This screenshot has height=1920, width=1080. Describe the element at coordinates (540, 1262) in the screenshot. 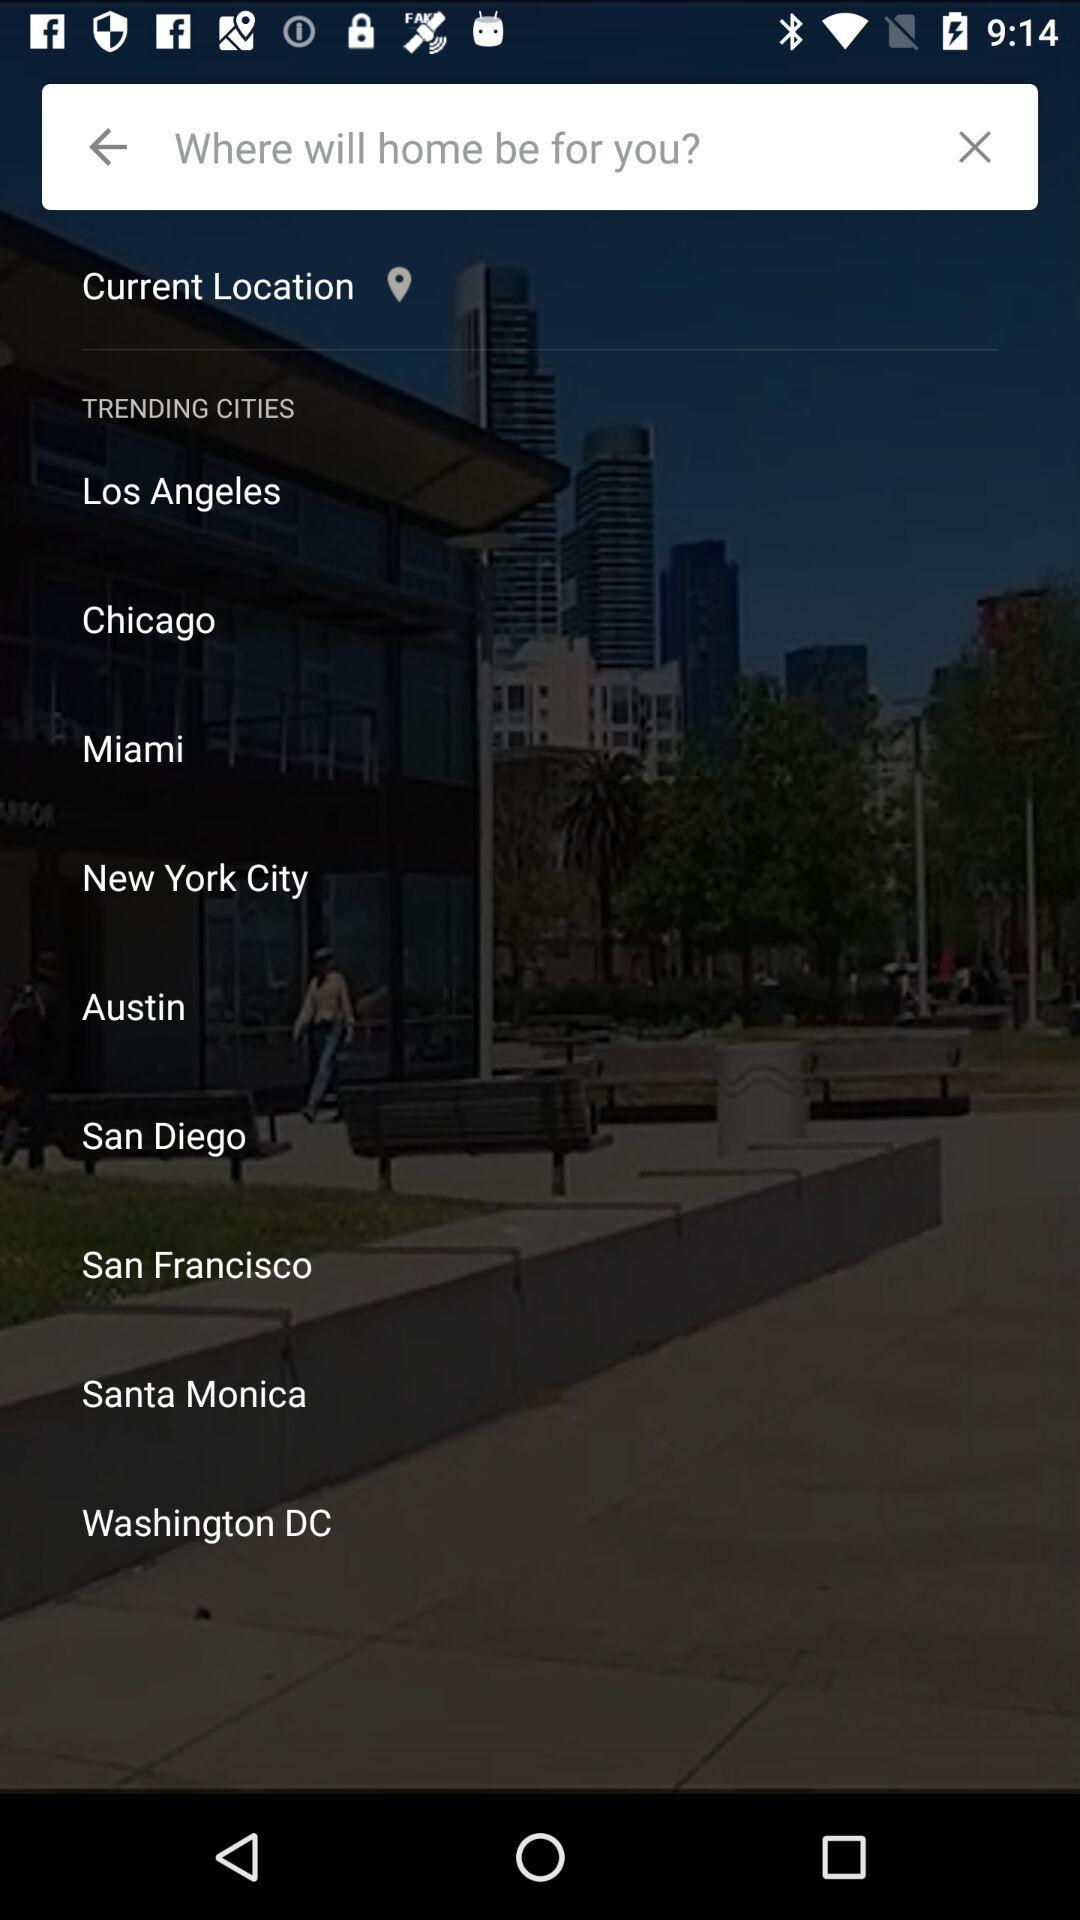

I see `the san francisco icon` at that location.